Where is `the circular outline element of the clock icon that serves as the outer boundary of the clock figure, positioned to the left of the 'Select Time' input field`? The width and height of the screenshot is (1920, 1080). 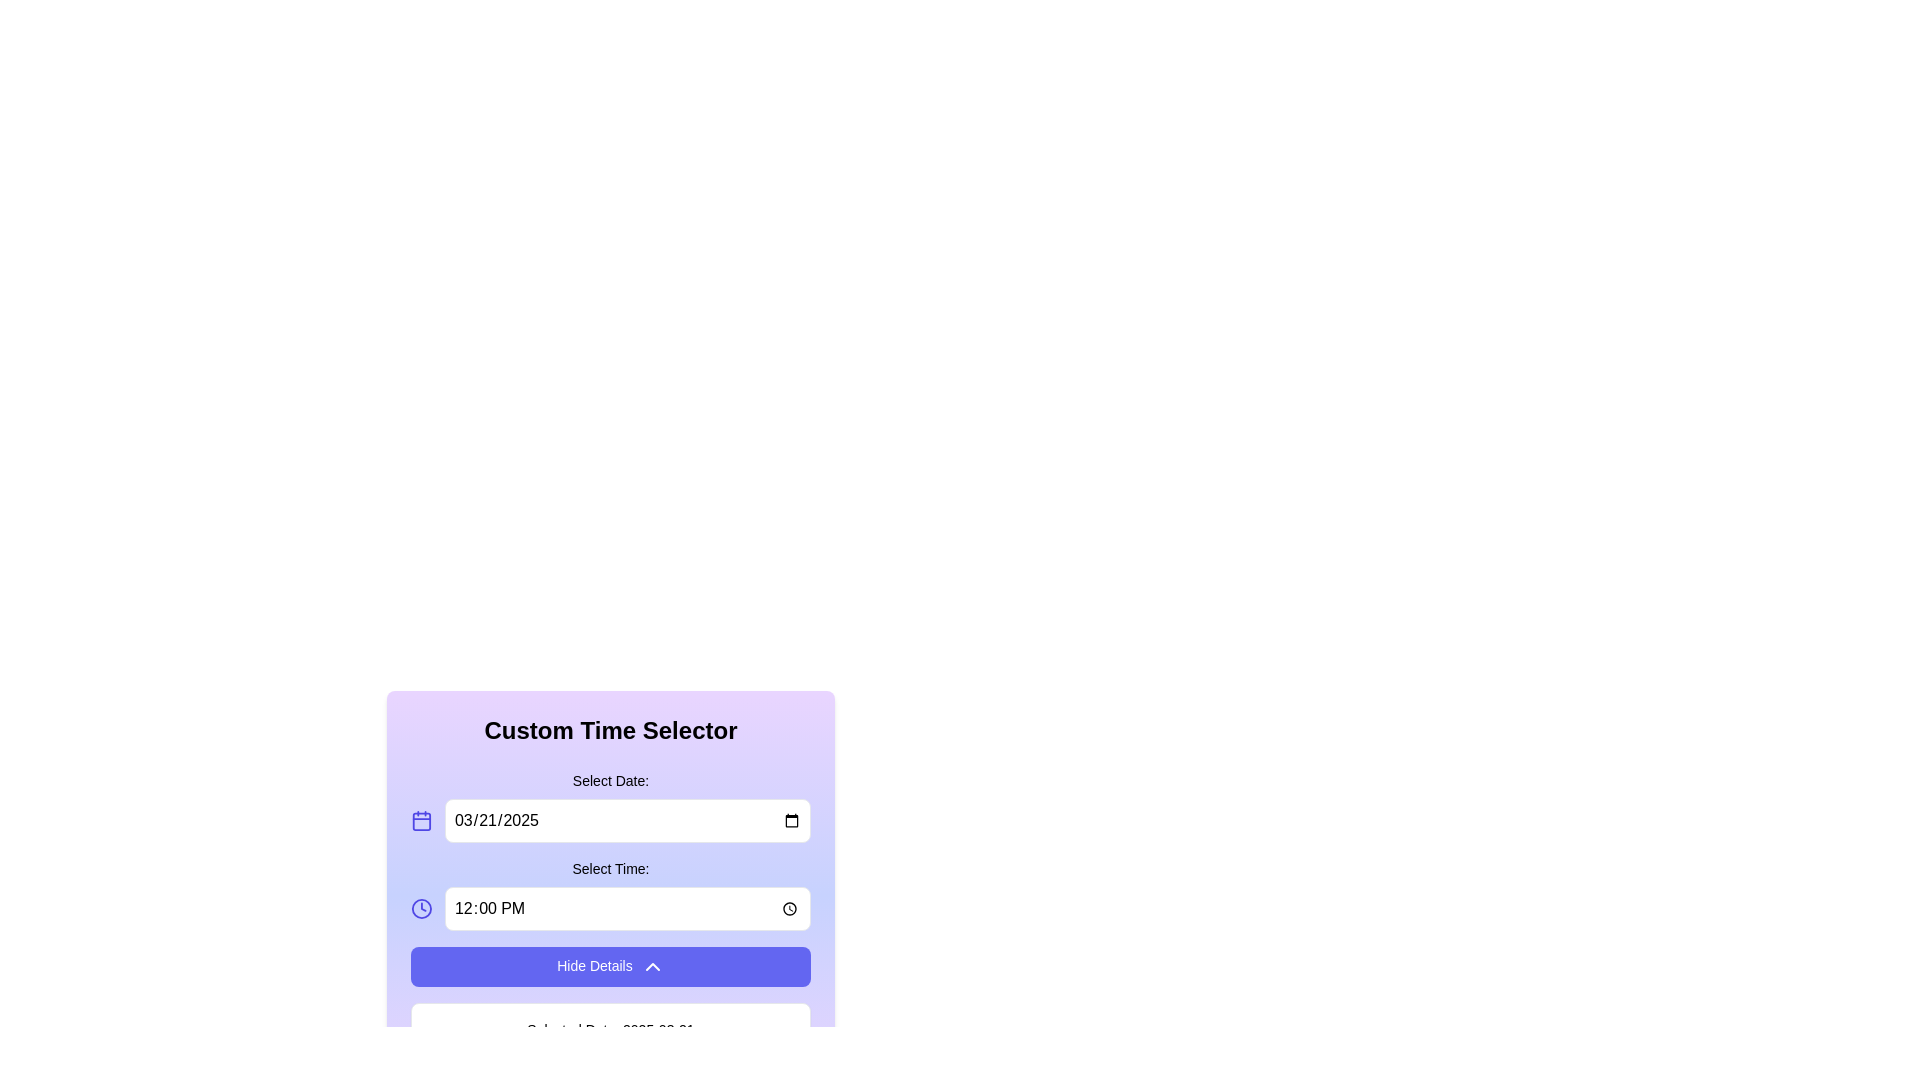
the circular outline element of the clock icon that serves as the outer boundary of the clock figure, positioned to the left of the 'Select Time' input field is located at coordinates (421, 909).